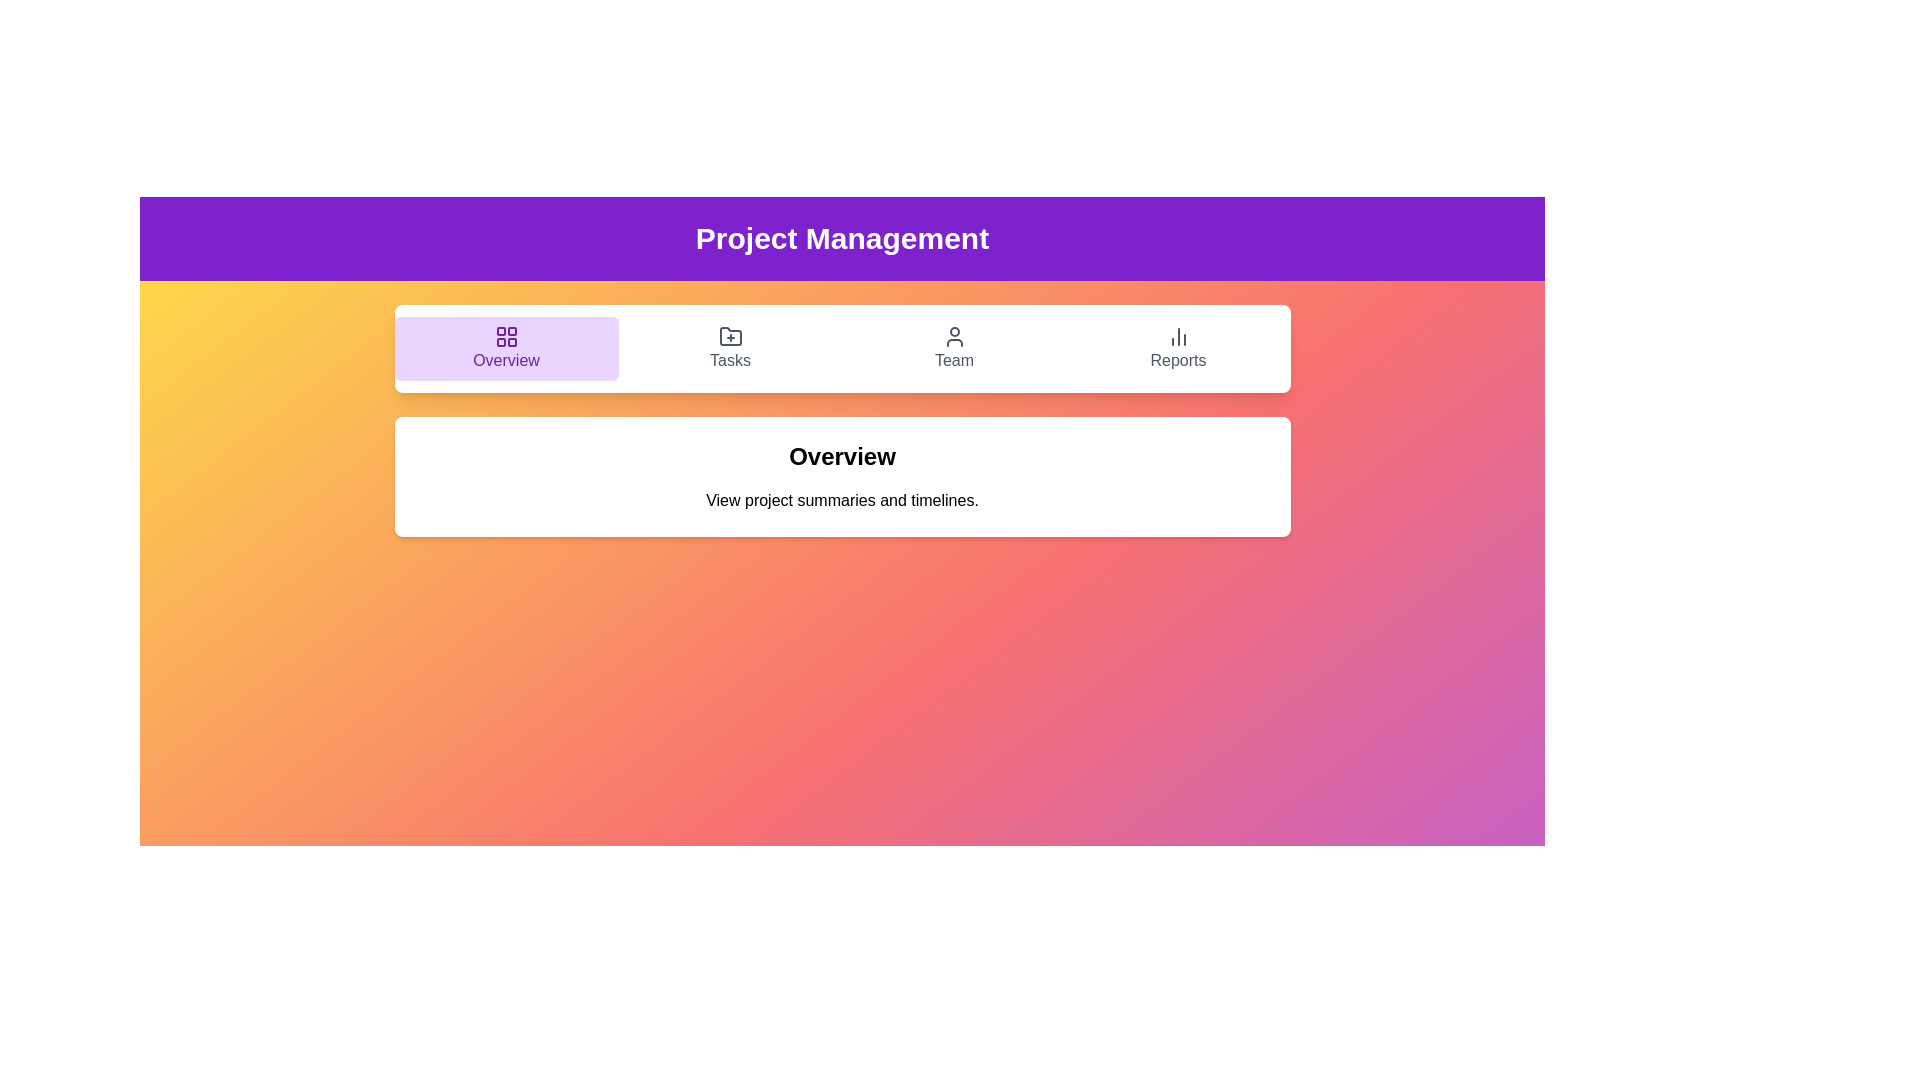 The height and width of the screenshot is (1080, 1920). Describe the element at coordinates (1178, 347) in the screenshot. I see `the tab labeled Reports to navigate to the corresponding section` at that location.